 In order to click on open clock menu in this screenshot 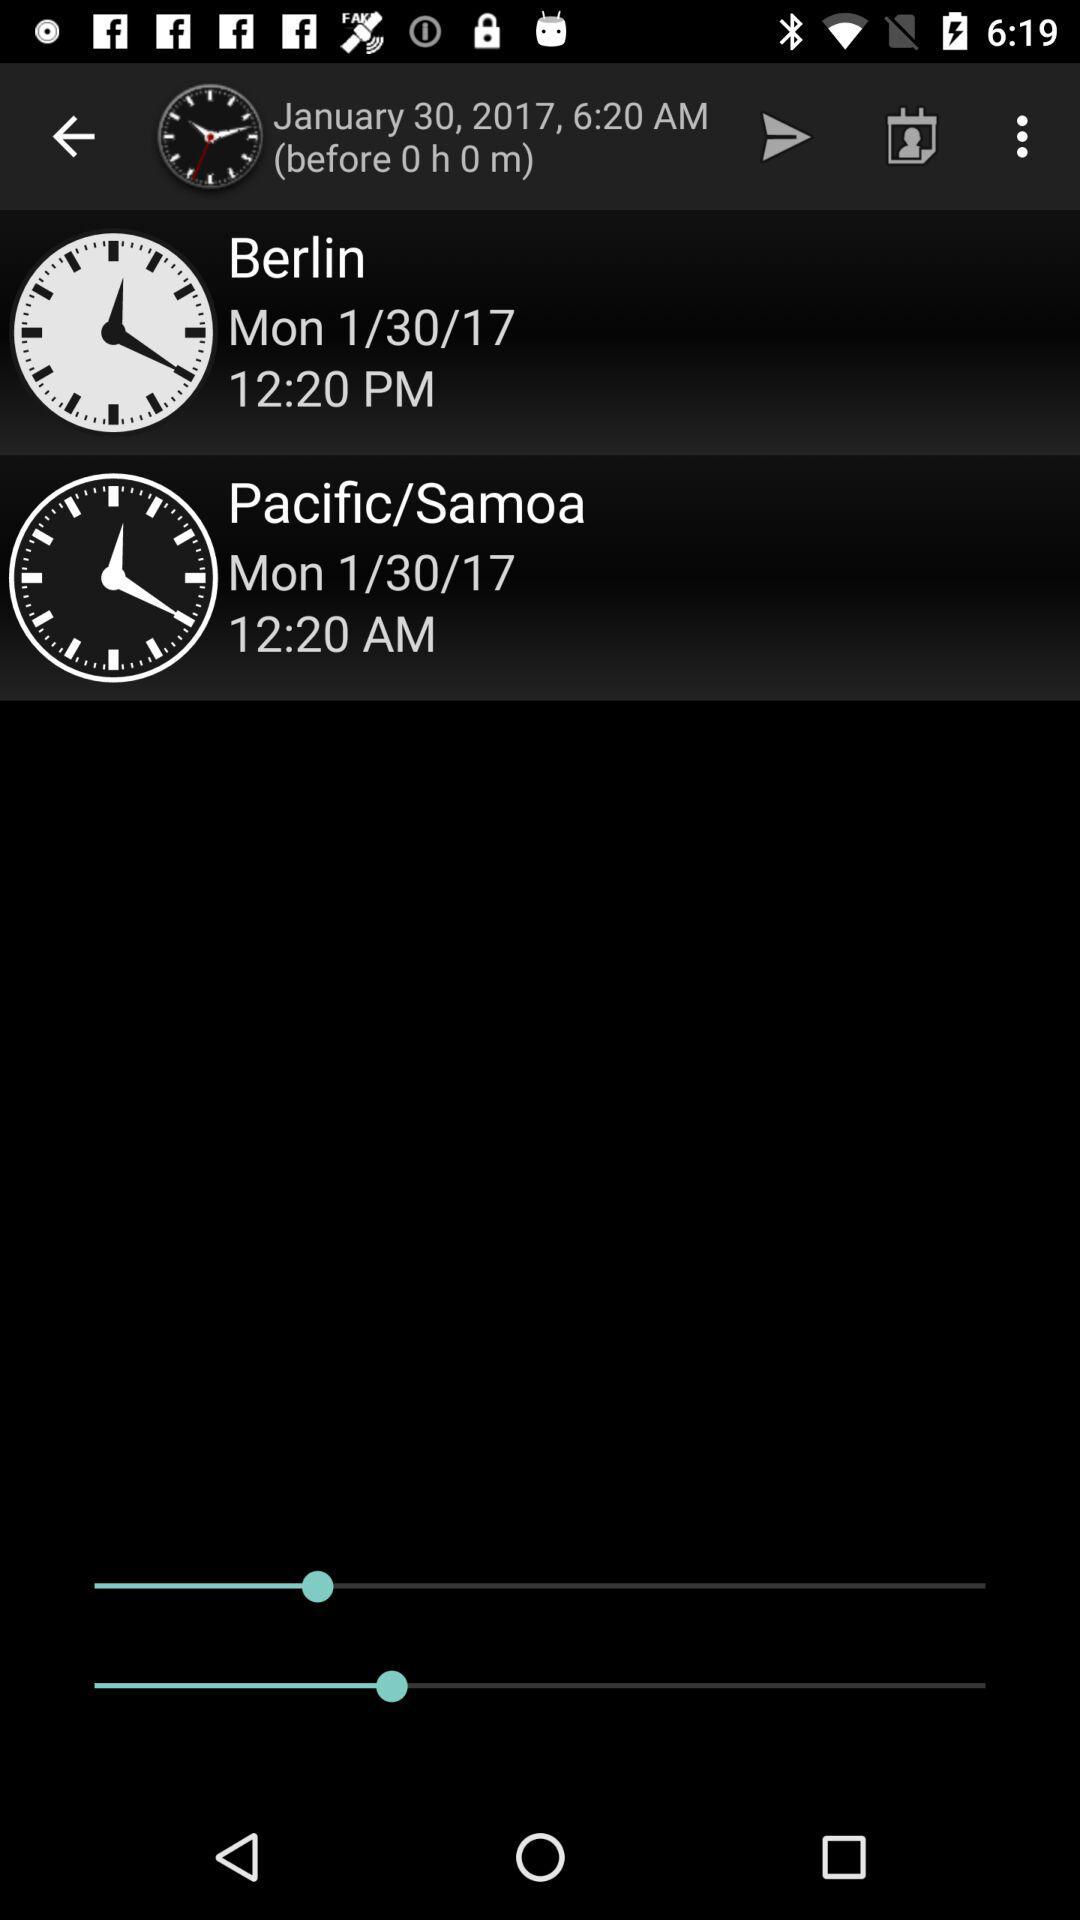, I will do `click(540, 332)`.